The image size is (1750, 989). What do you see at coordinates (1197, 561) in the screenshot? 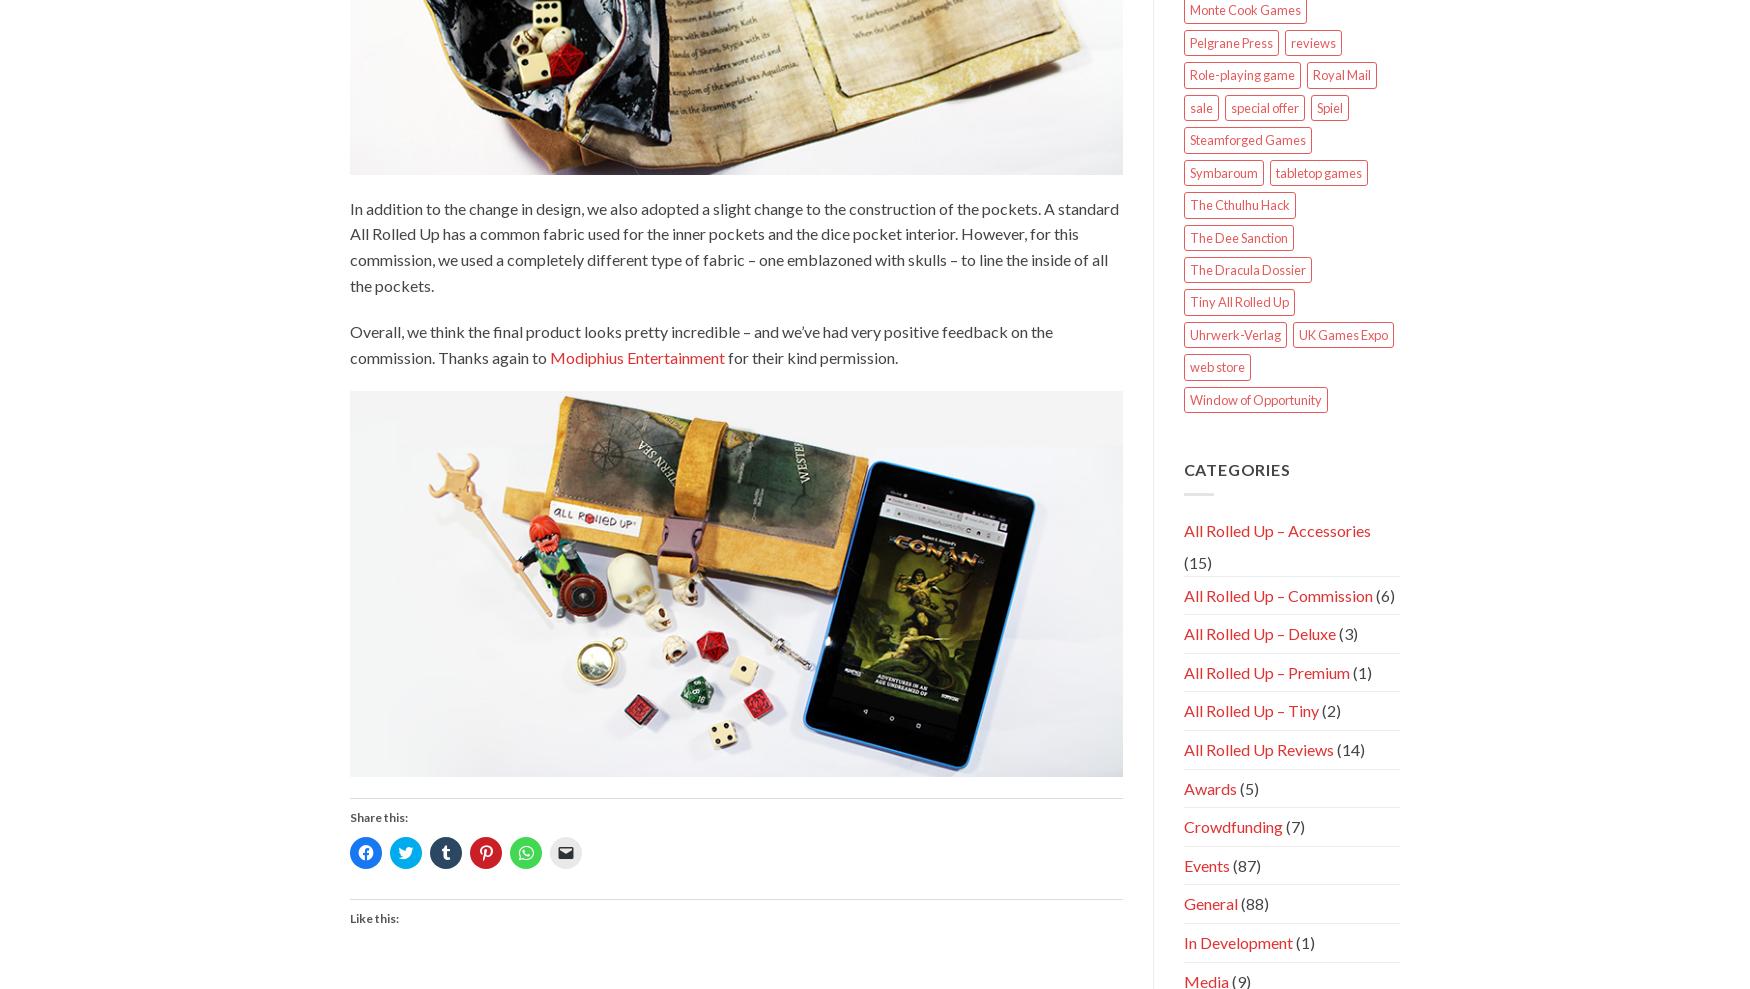
I see `'(15)'` at bounding box center [1197, 561].